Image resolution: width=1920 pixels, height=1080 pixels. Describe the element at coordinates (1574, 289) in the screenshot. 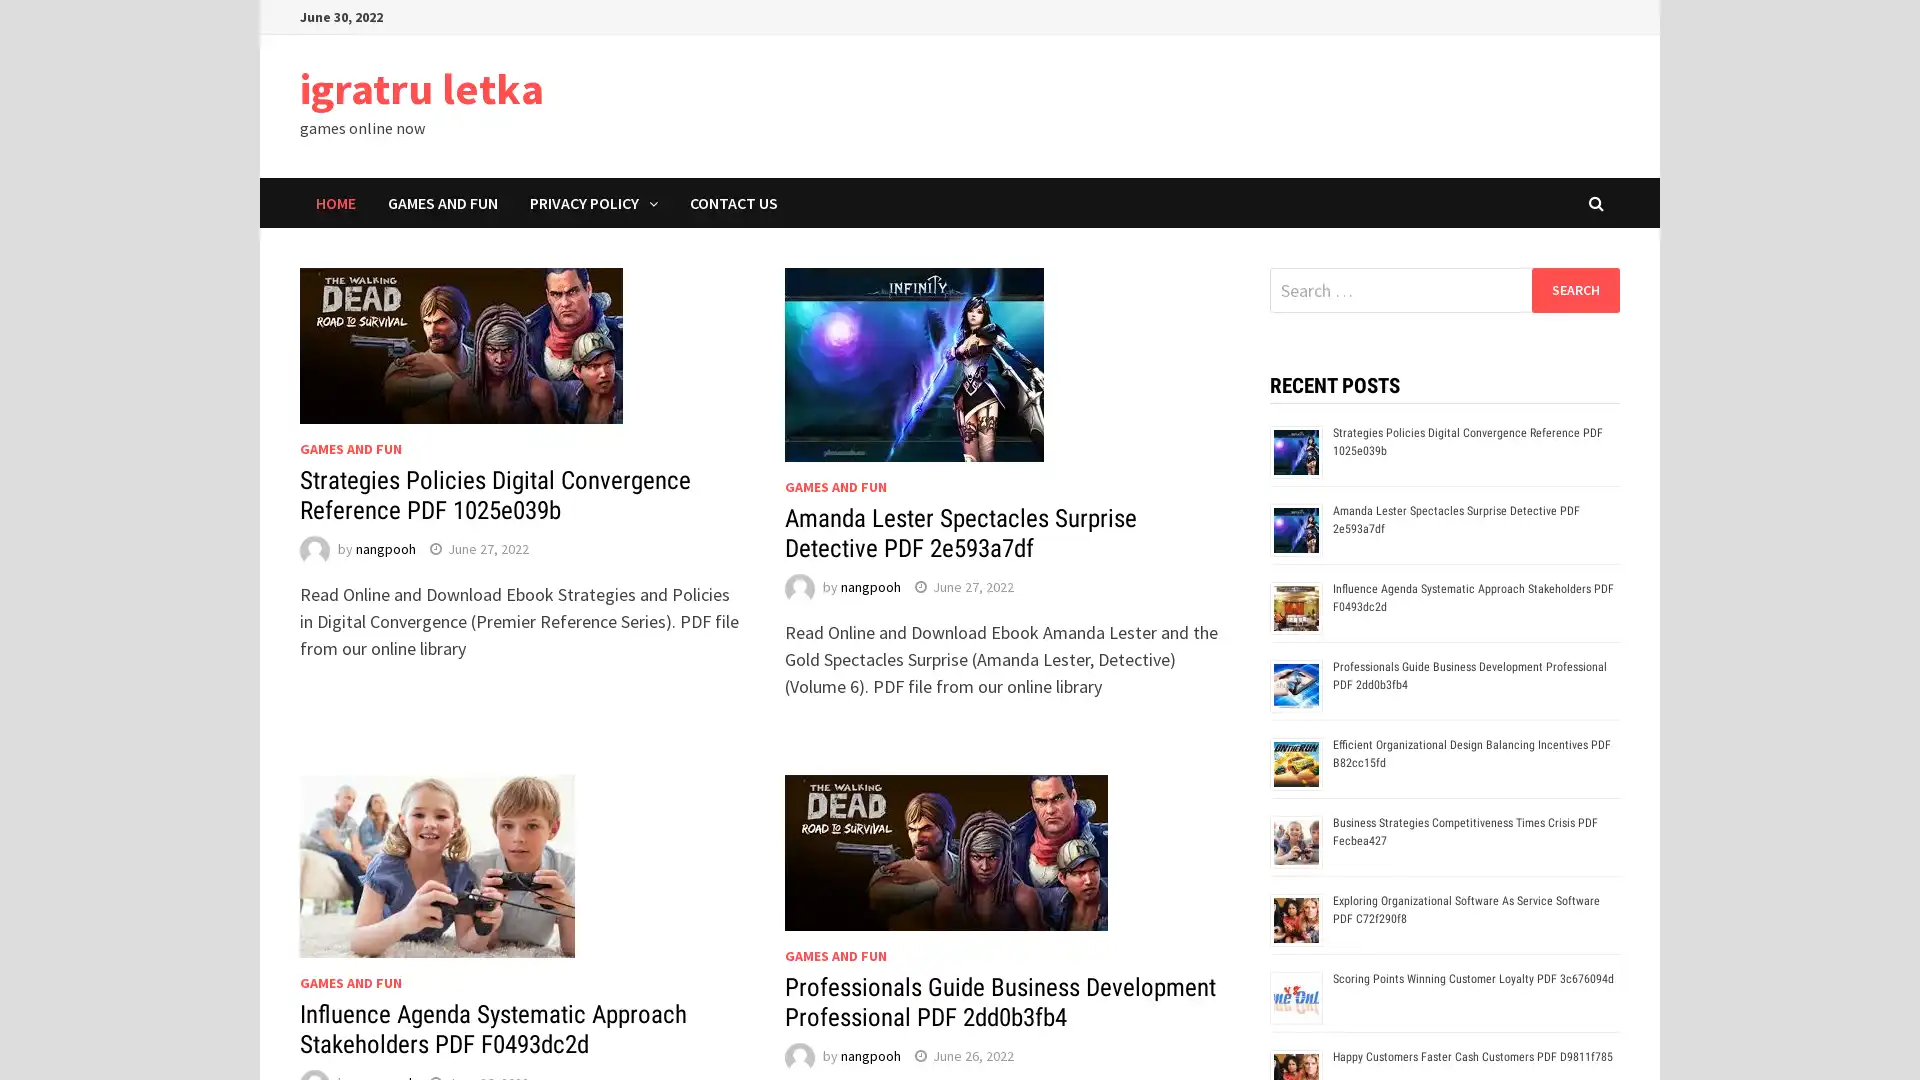

I see `Search` at that location.